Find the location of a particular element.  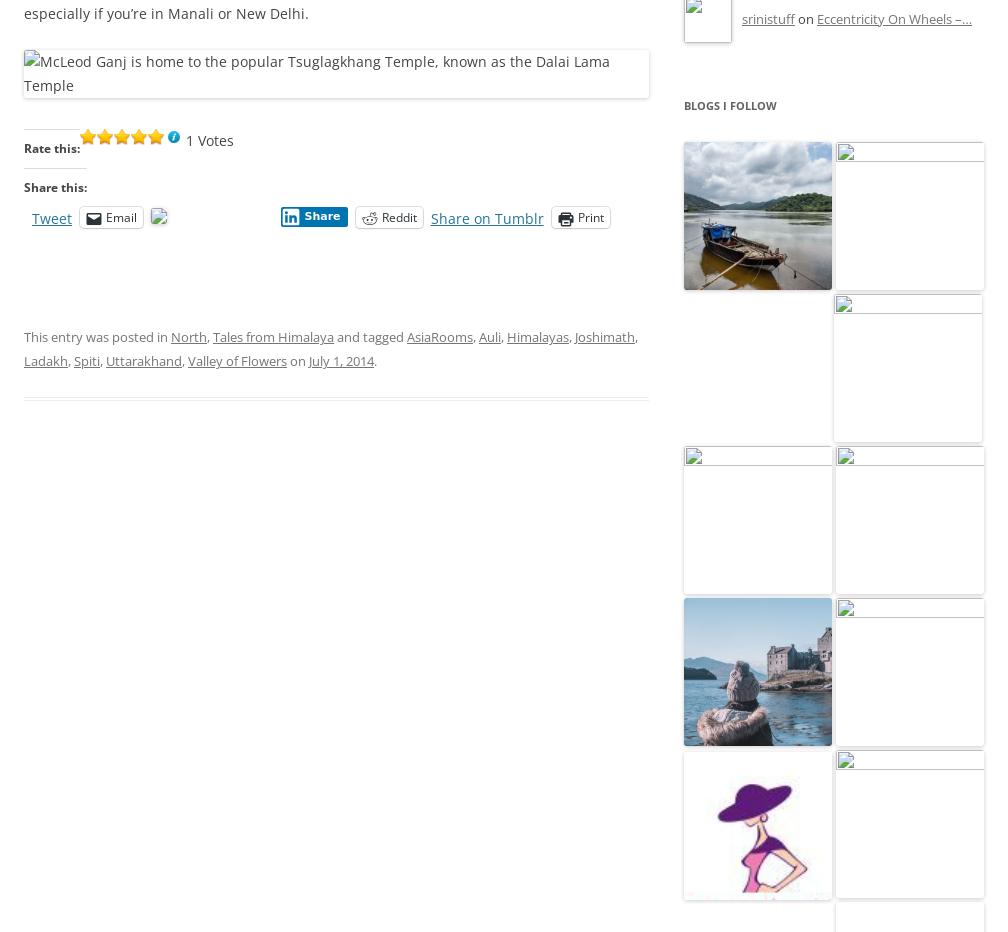

'Joshimath' is located at coordinates (605, 337).